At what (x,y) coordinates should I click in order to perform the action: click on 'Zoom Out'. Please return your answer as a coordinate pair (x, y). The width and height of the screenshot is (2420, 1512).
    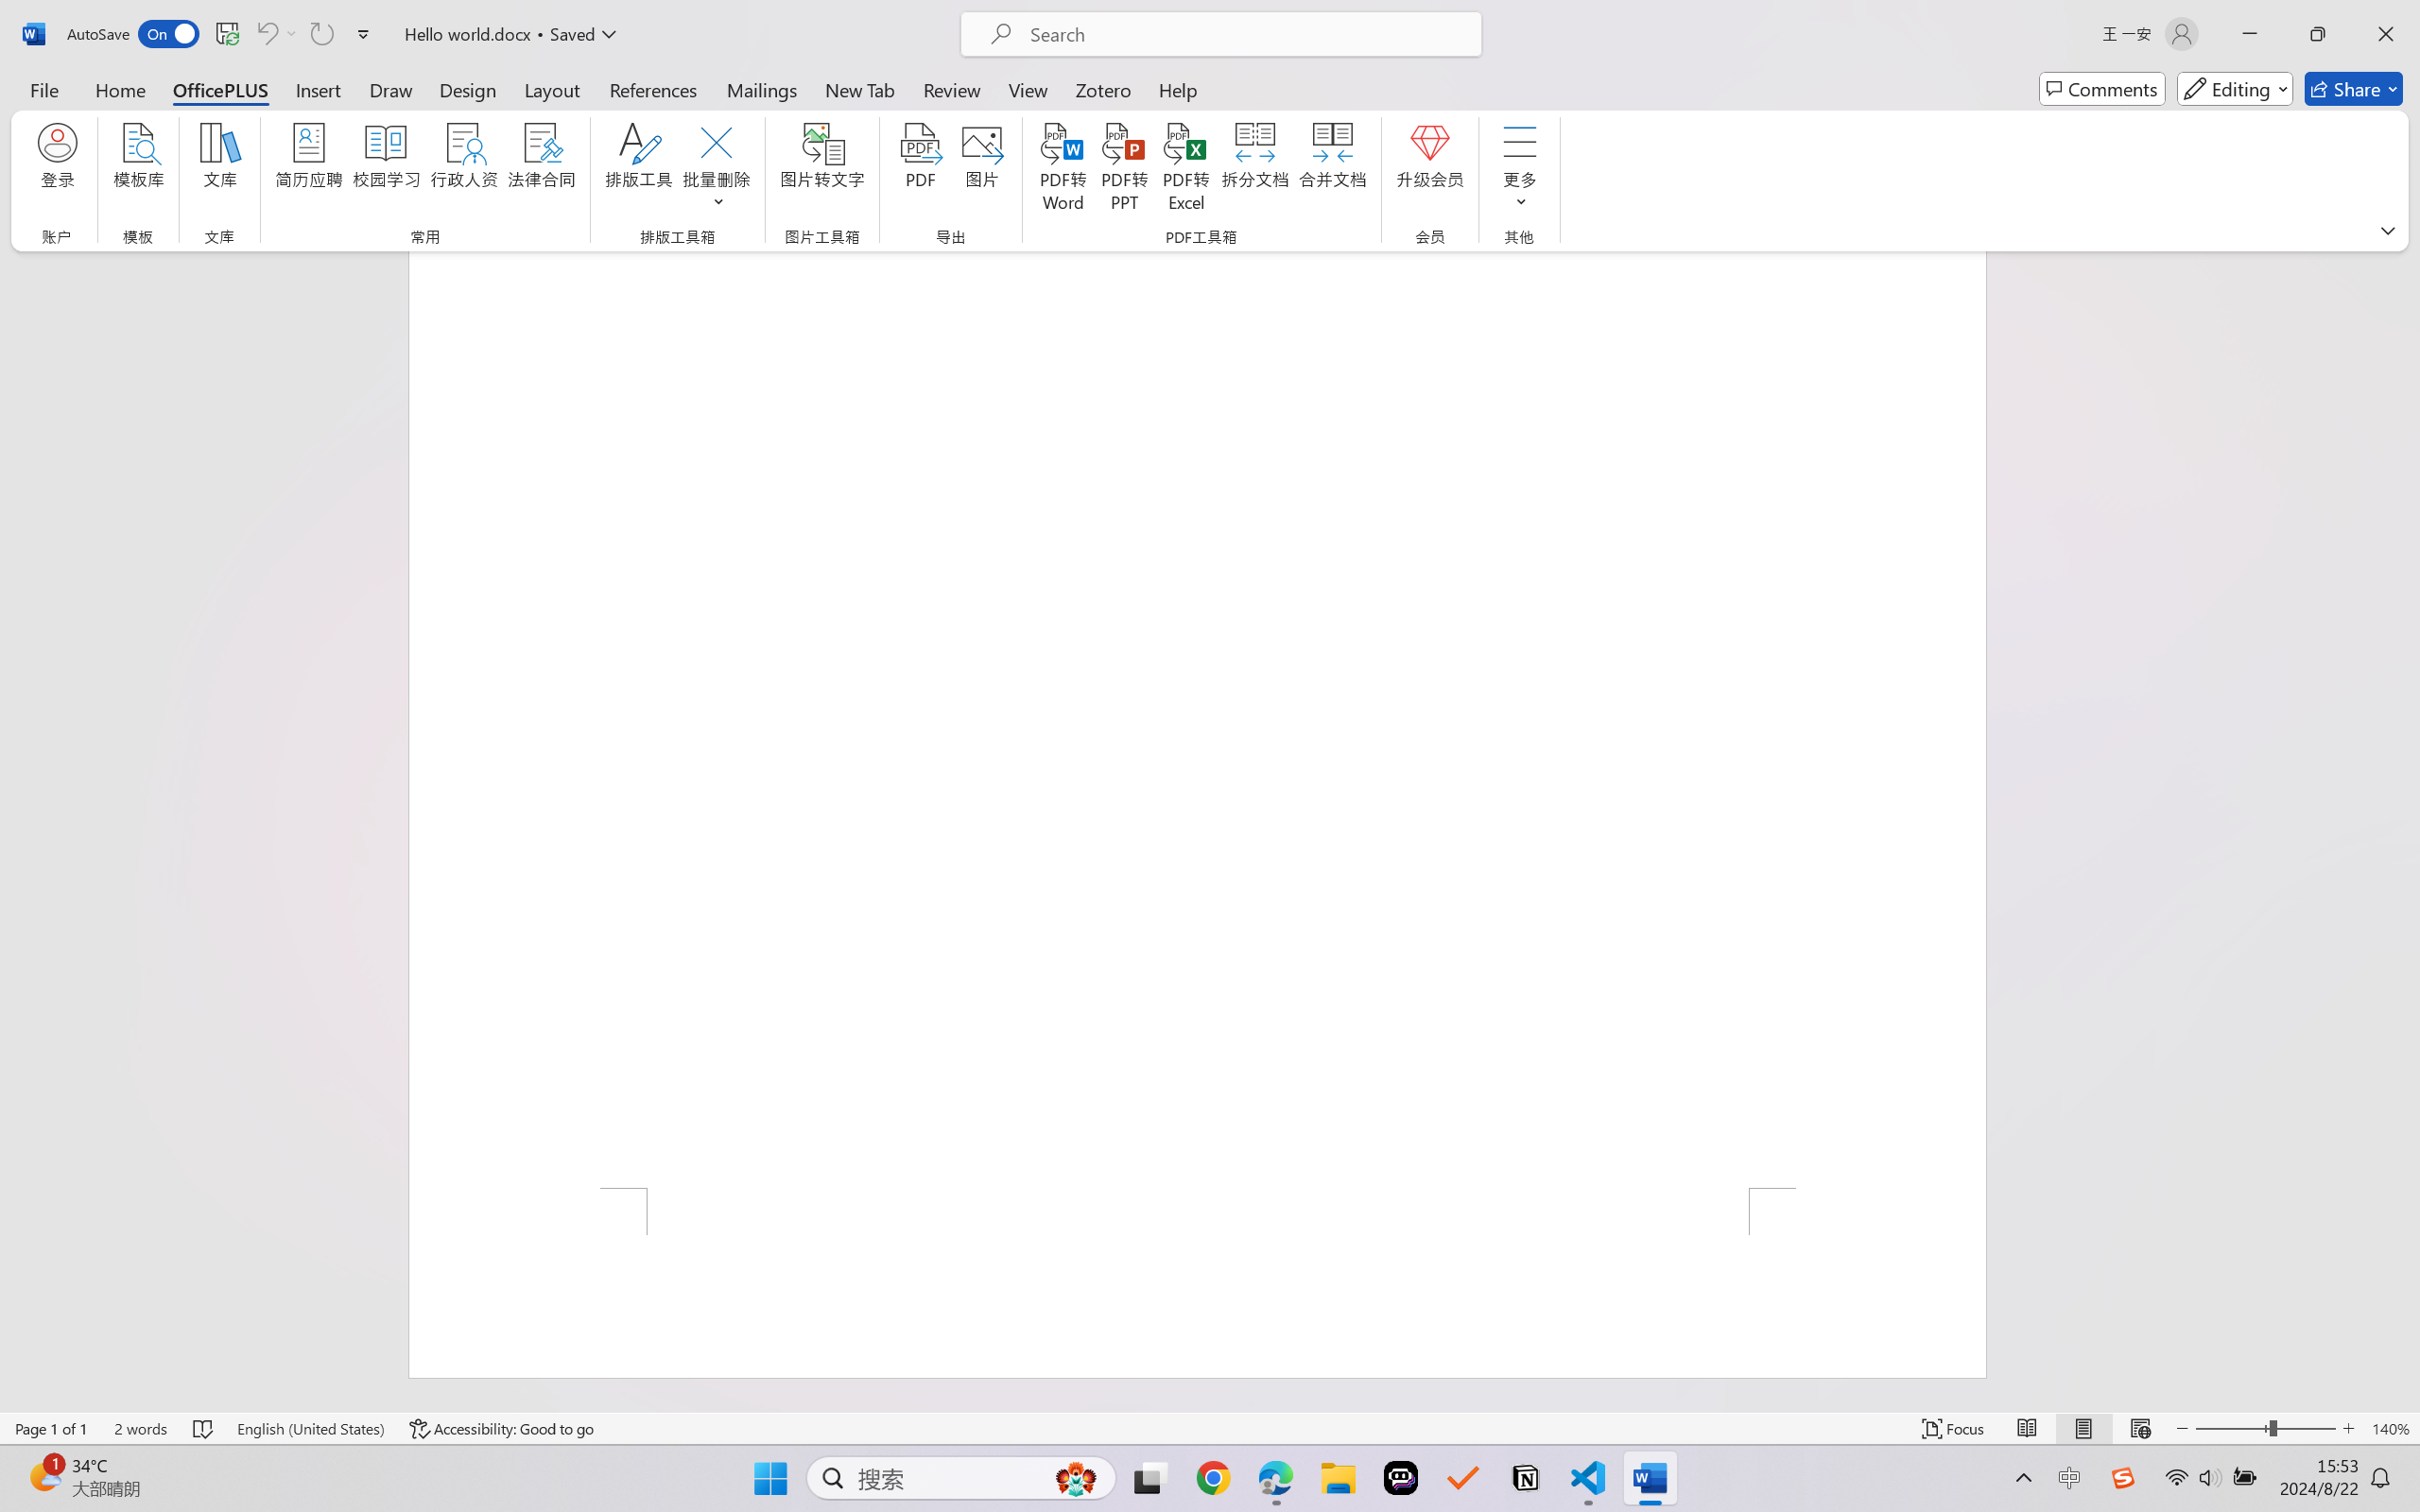
    Looking at the image, I should click on (2231, 1428).